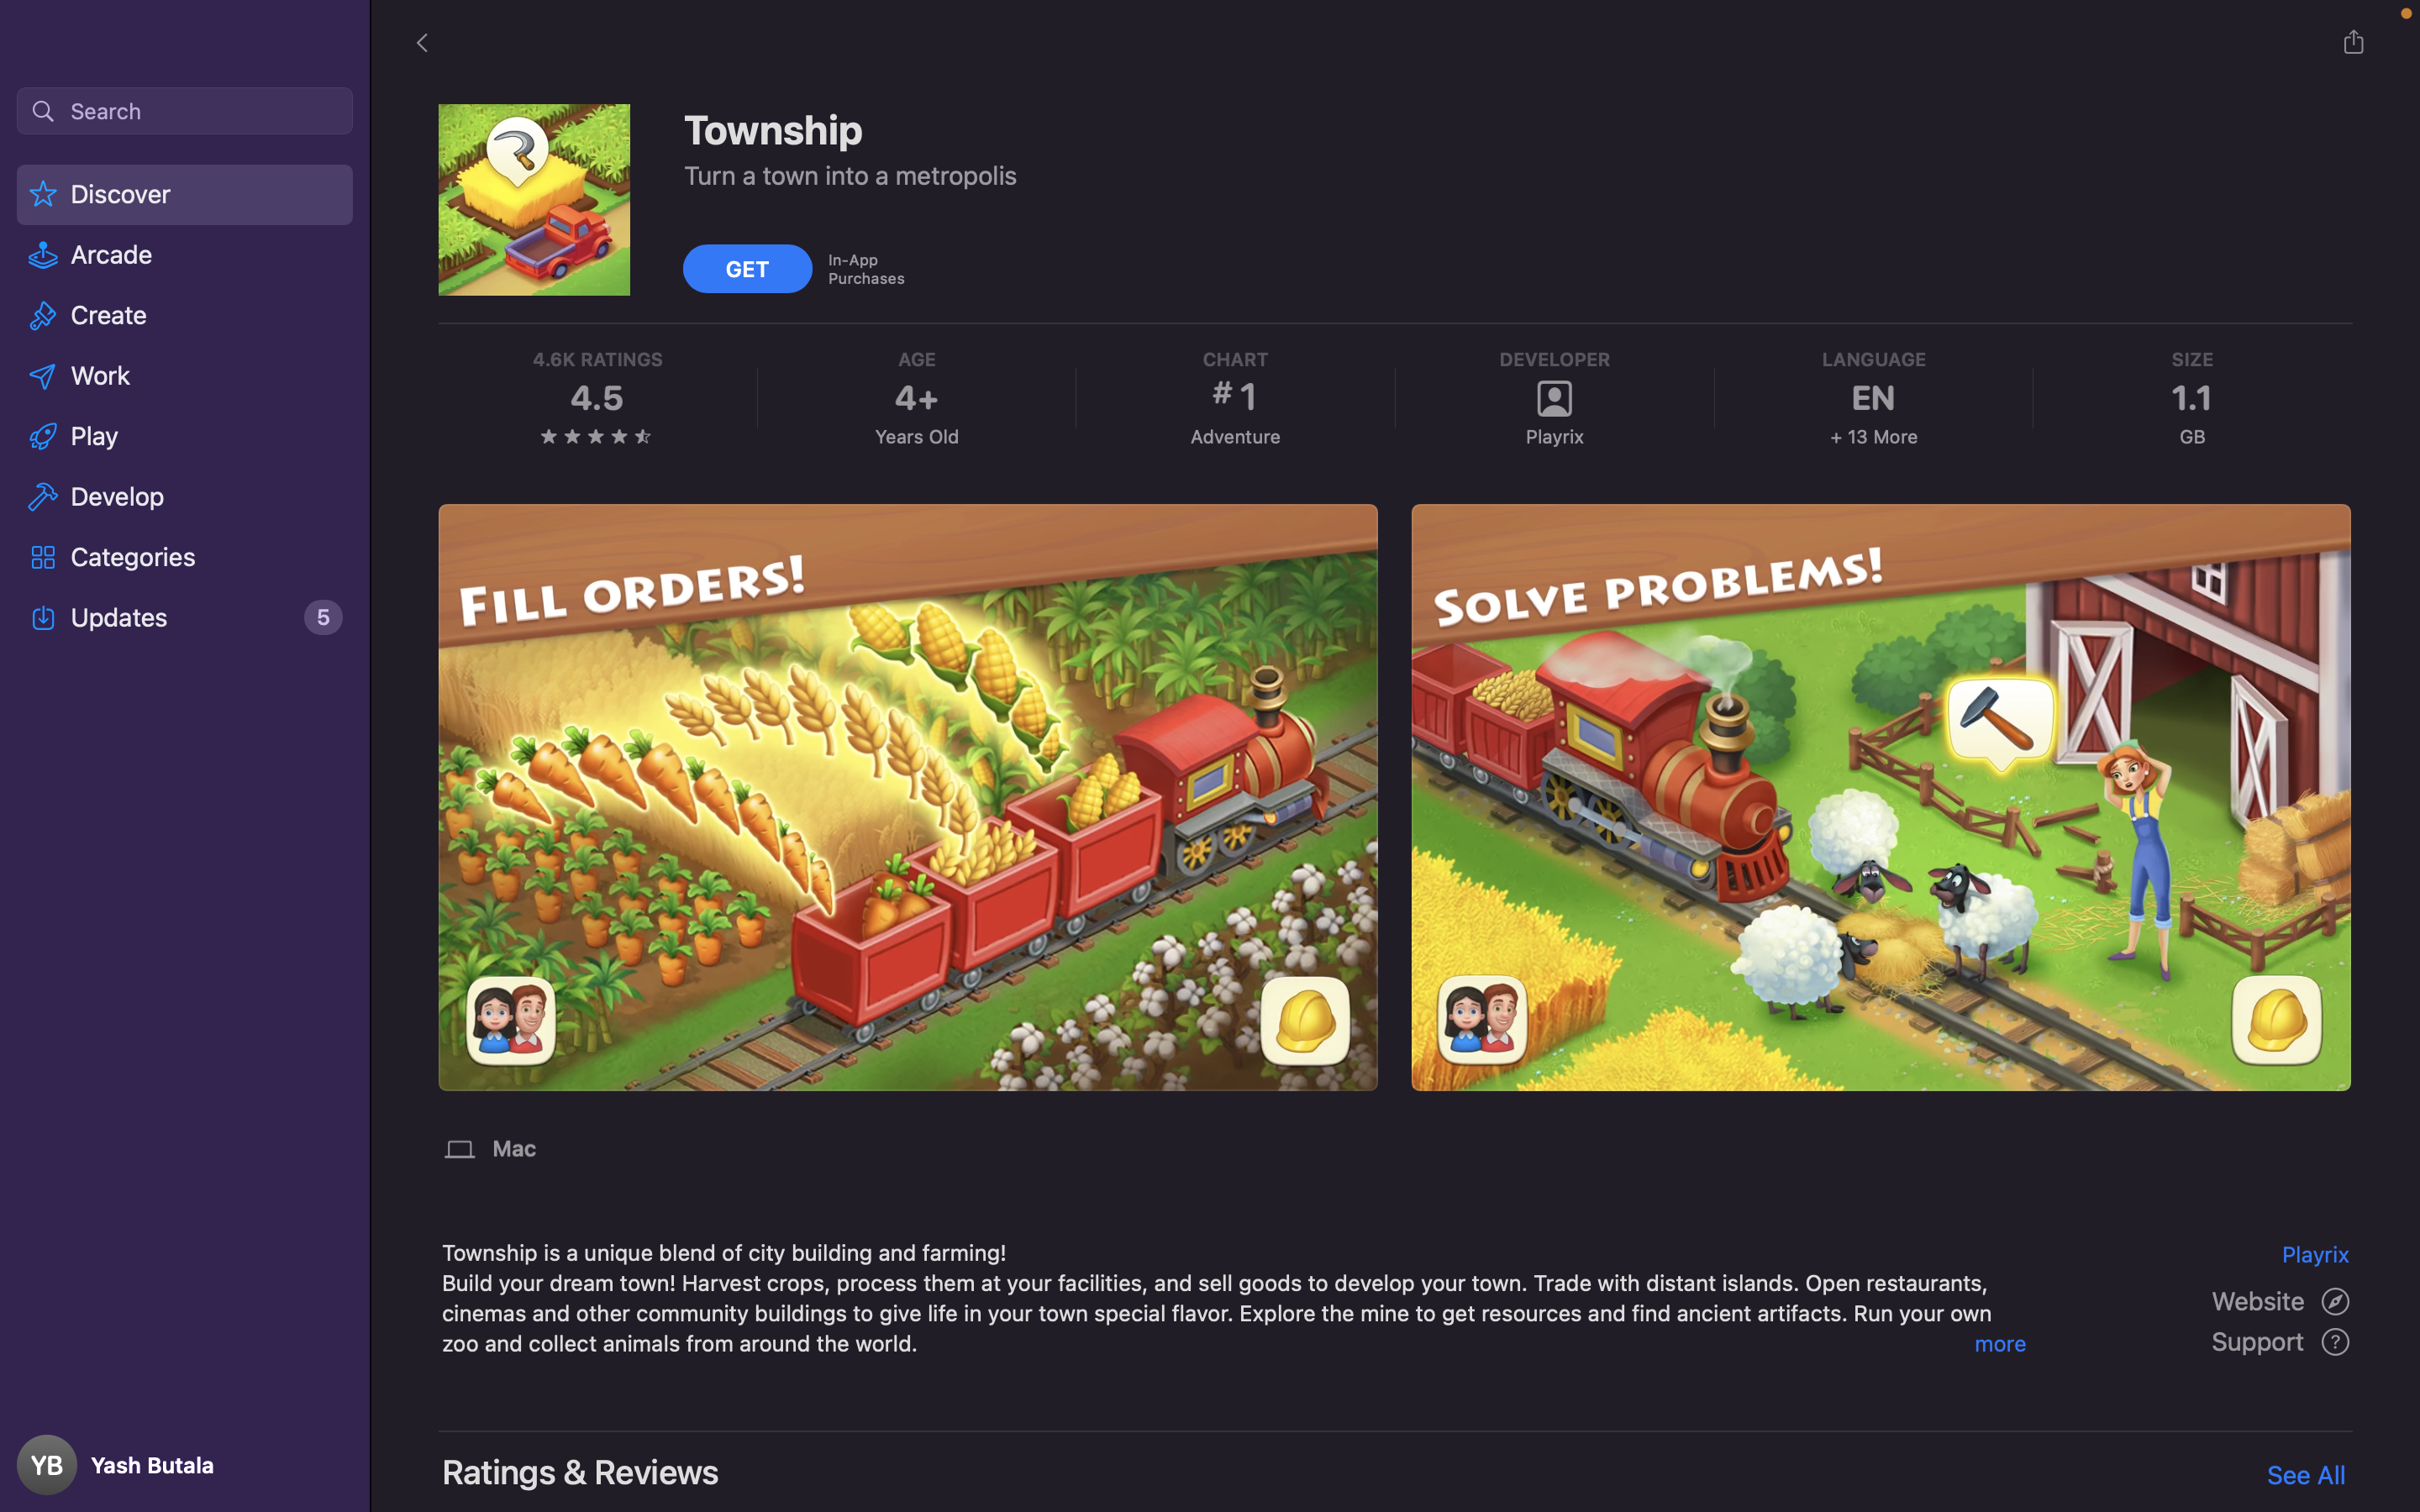  Describe the element at coordinates (2352, 41) in the screenshot. I see `the Share option, then choose to copy the link` at that location.